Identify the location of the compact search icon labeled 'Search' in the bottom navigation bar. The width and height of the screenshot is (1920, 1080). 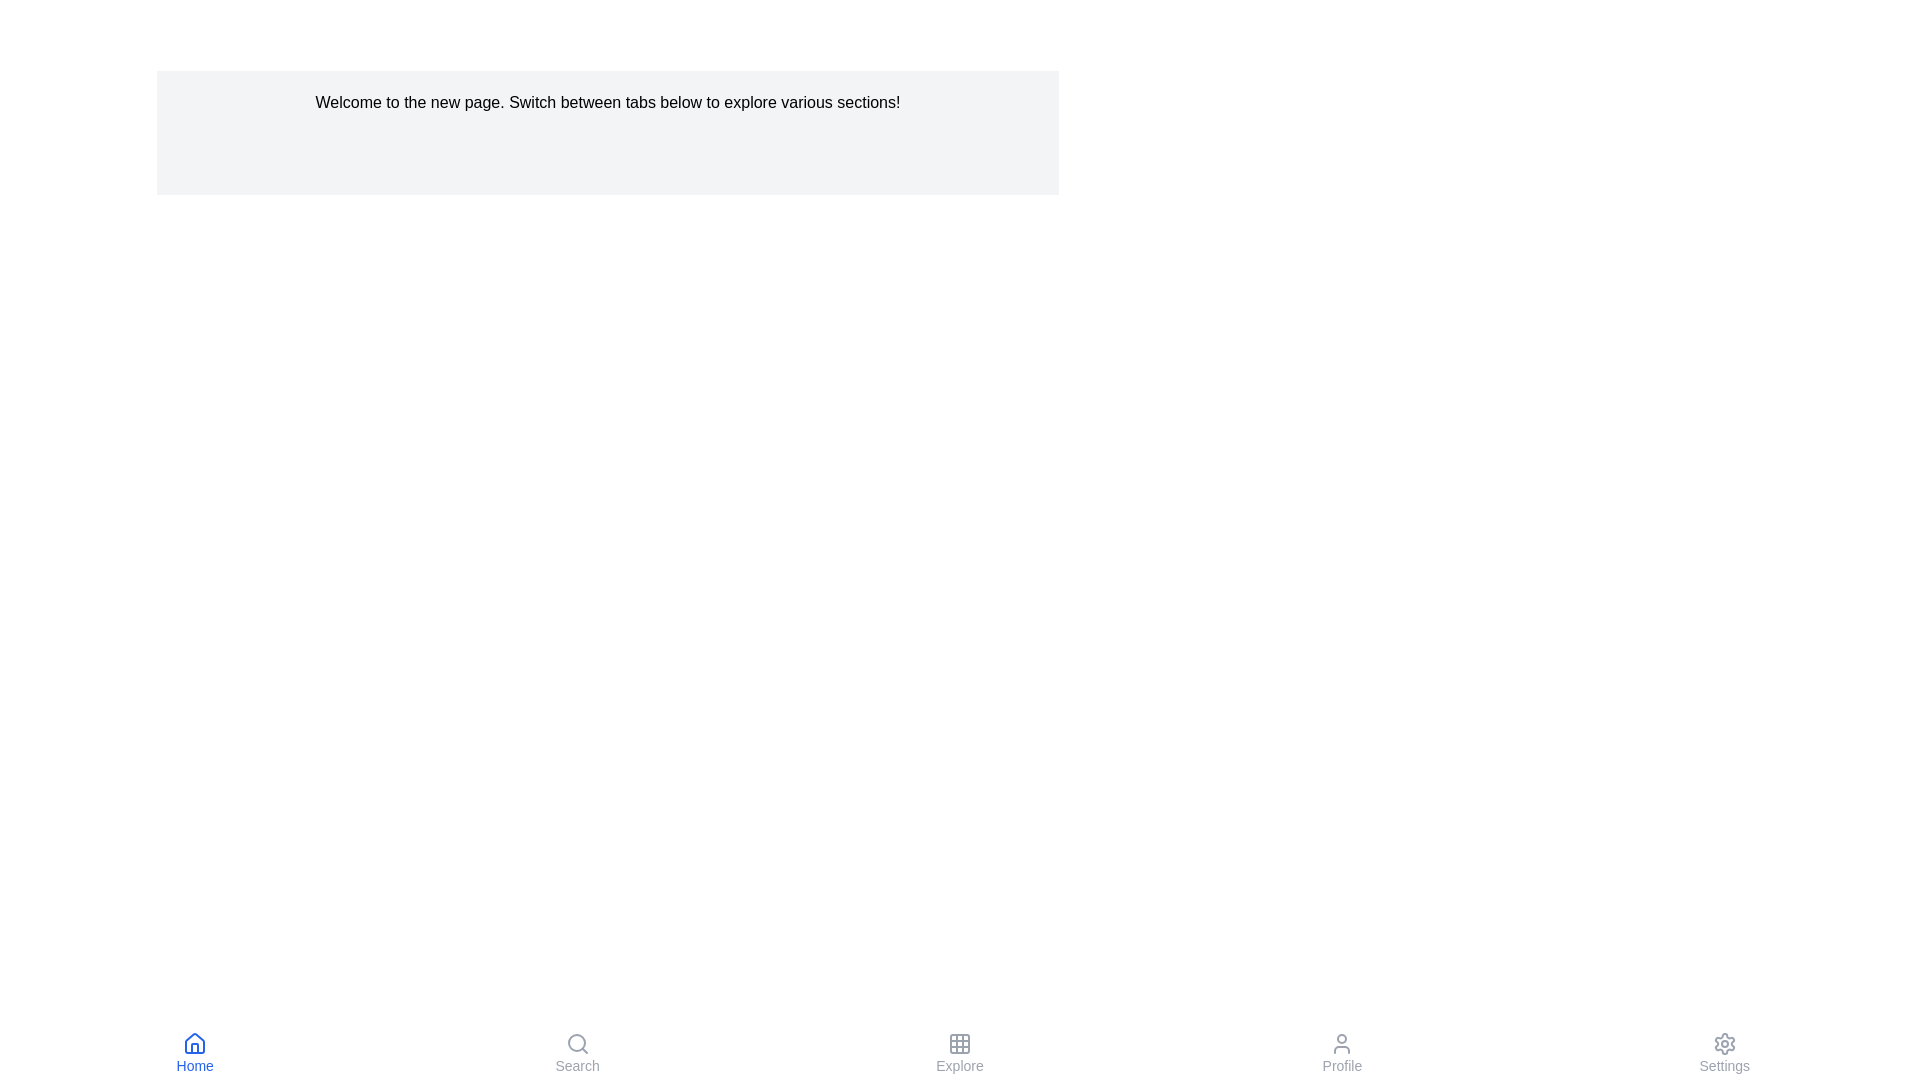
(576, 1052).